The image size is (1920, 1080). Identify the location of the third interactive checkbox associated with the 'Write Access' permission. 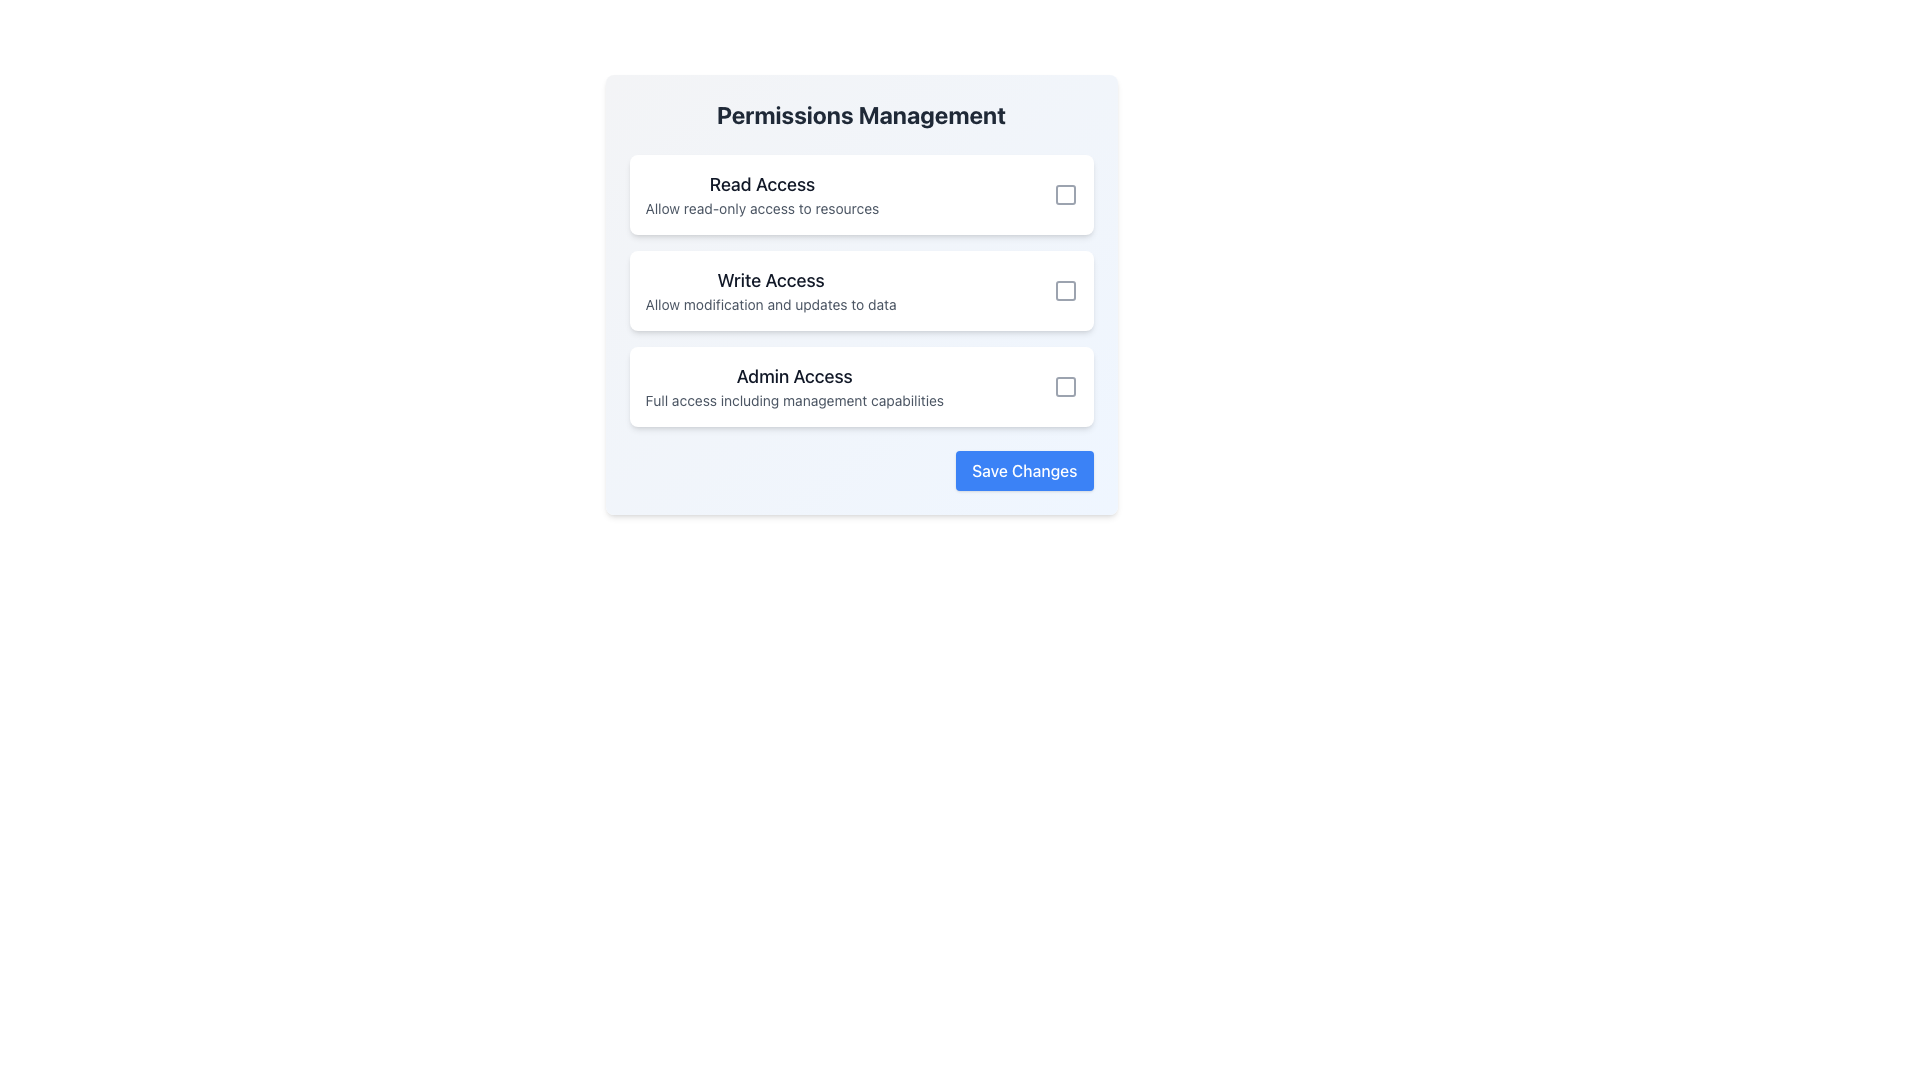
(1064, 290).